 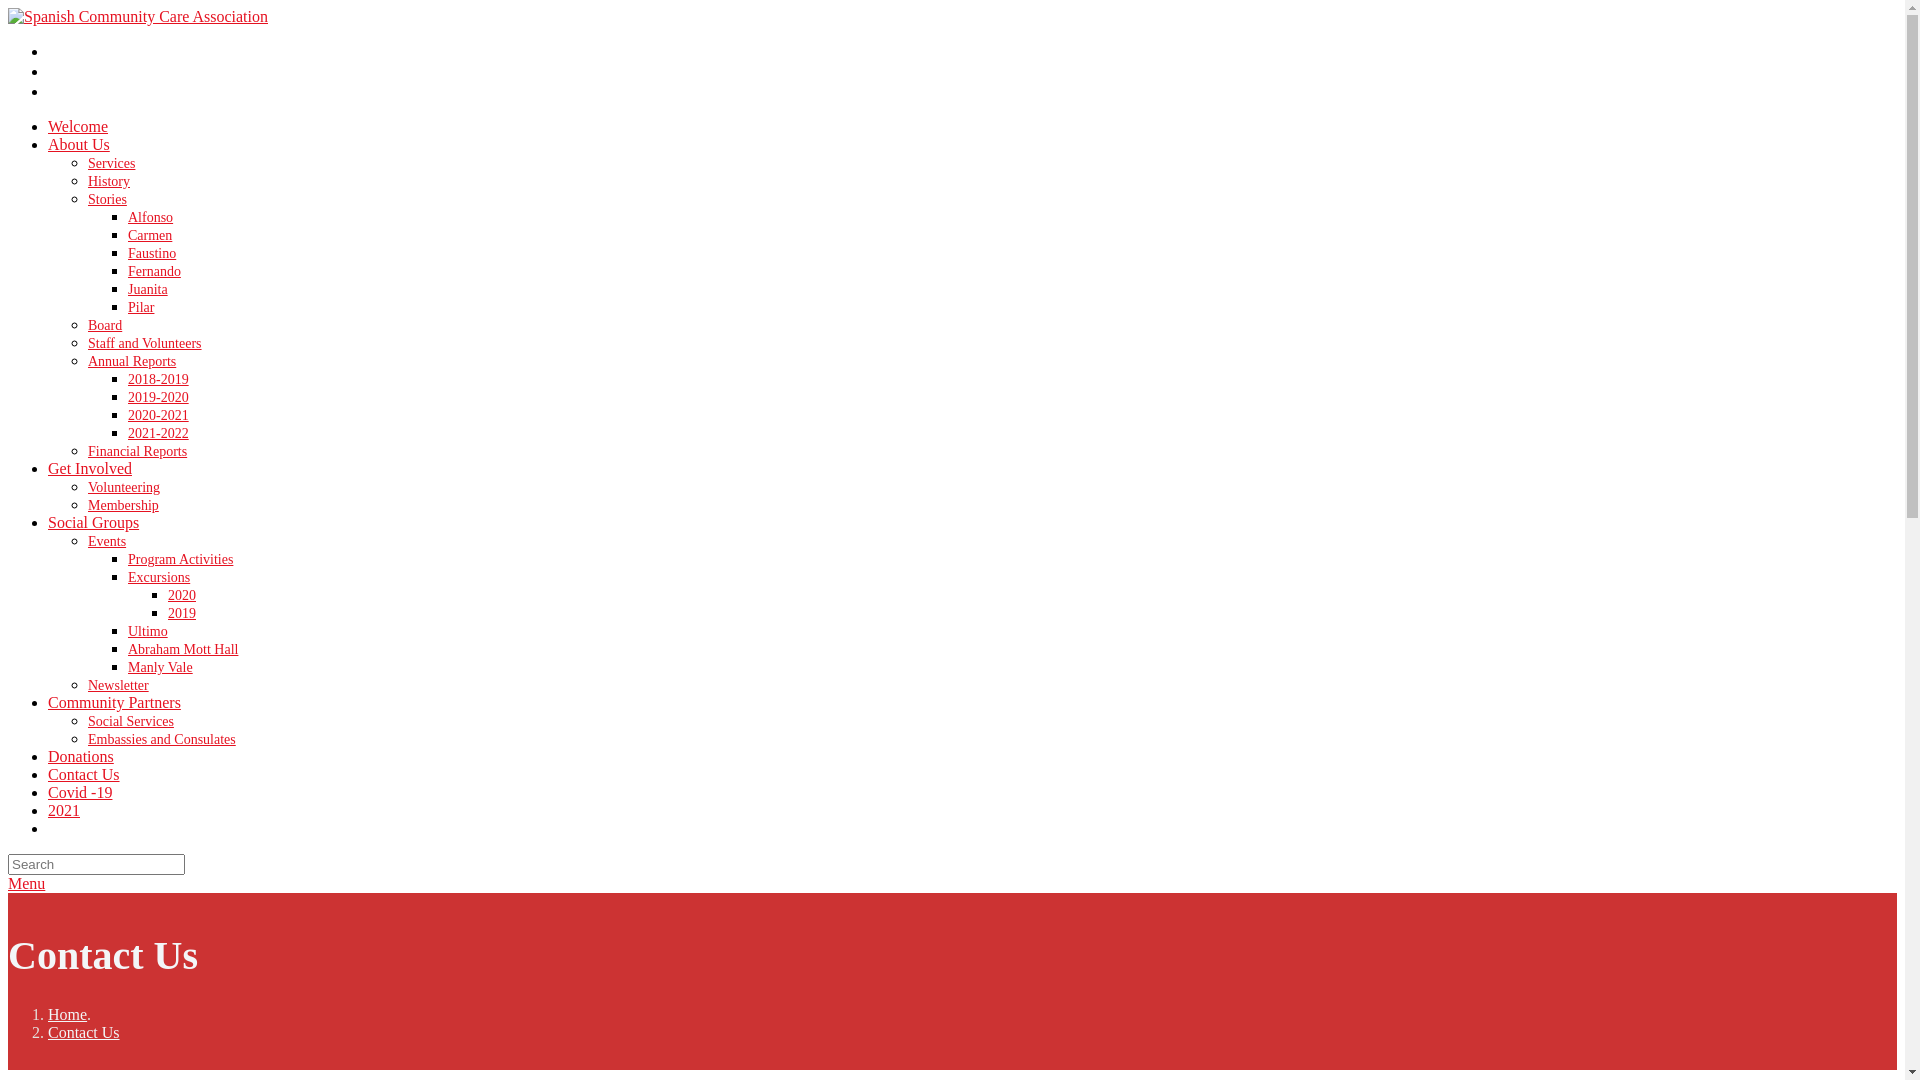 I want to click on '2019', so click(x=182, y=612).